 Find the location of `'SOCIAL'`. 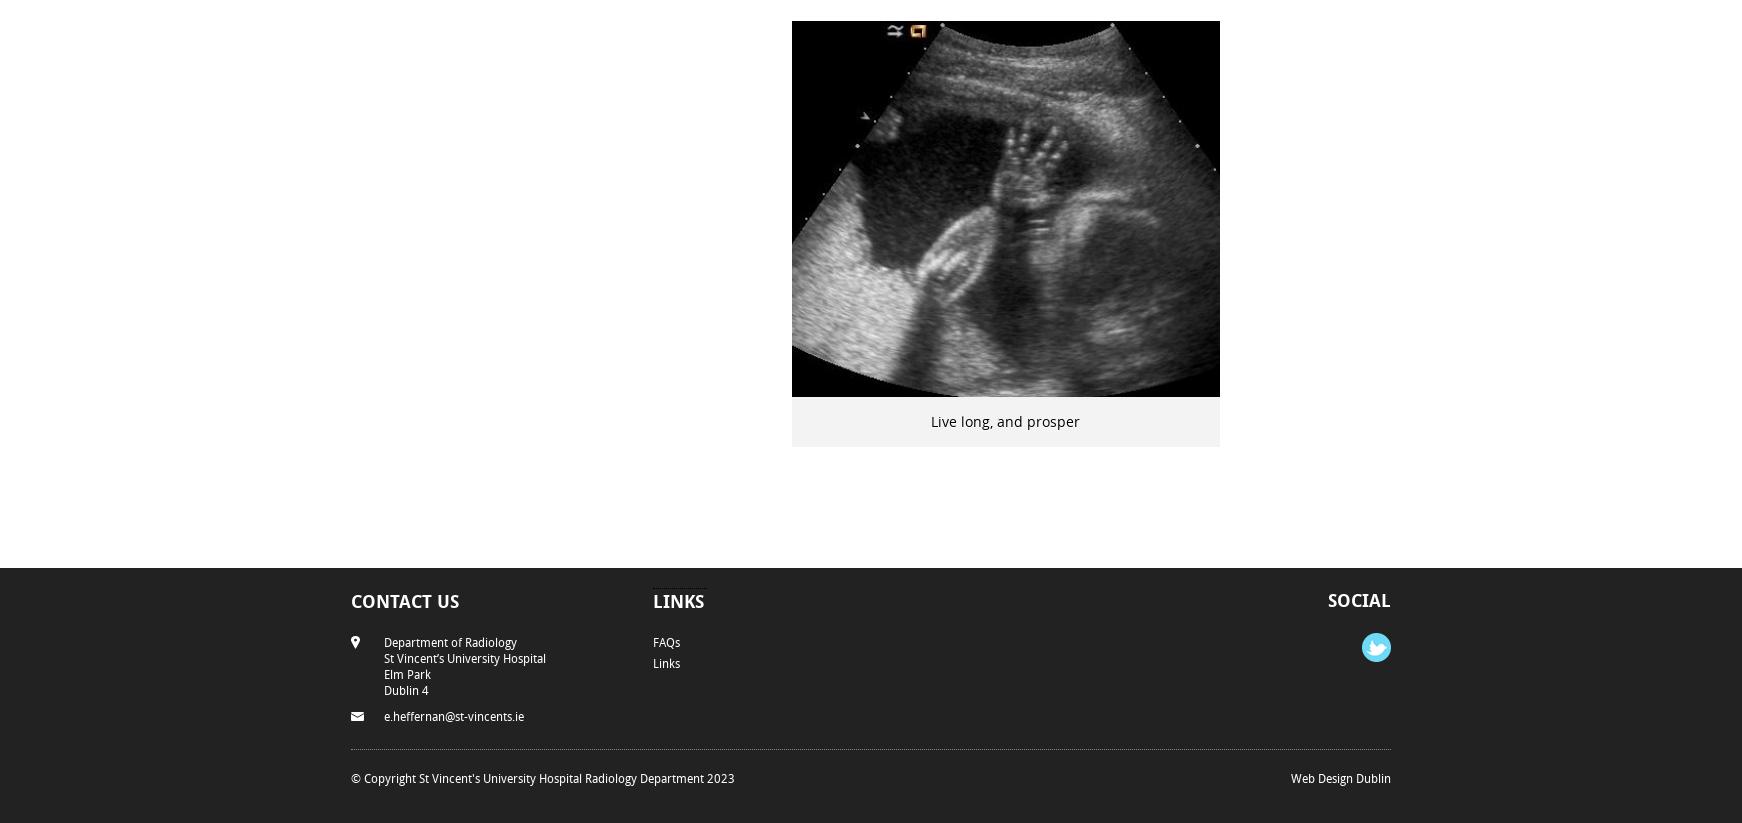

'SOCIAL' is located at coordinates (1327, 598).